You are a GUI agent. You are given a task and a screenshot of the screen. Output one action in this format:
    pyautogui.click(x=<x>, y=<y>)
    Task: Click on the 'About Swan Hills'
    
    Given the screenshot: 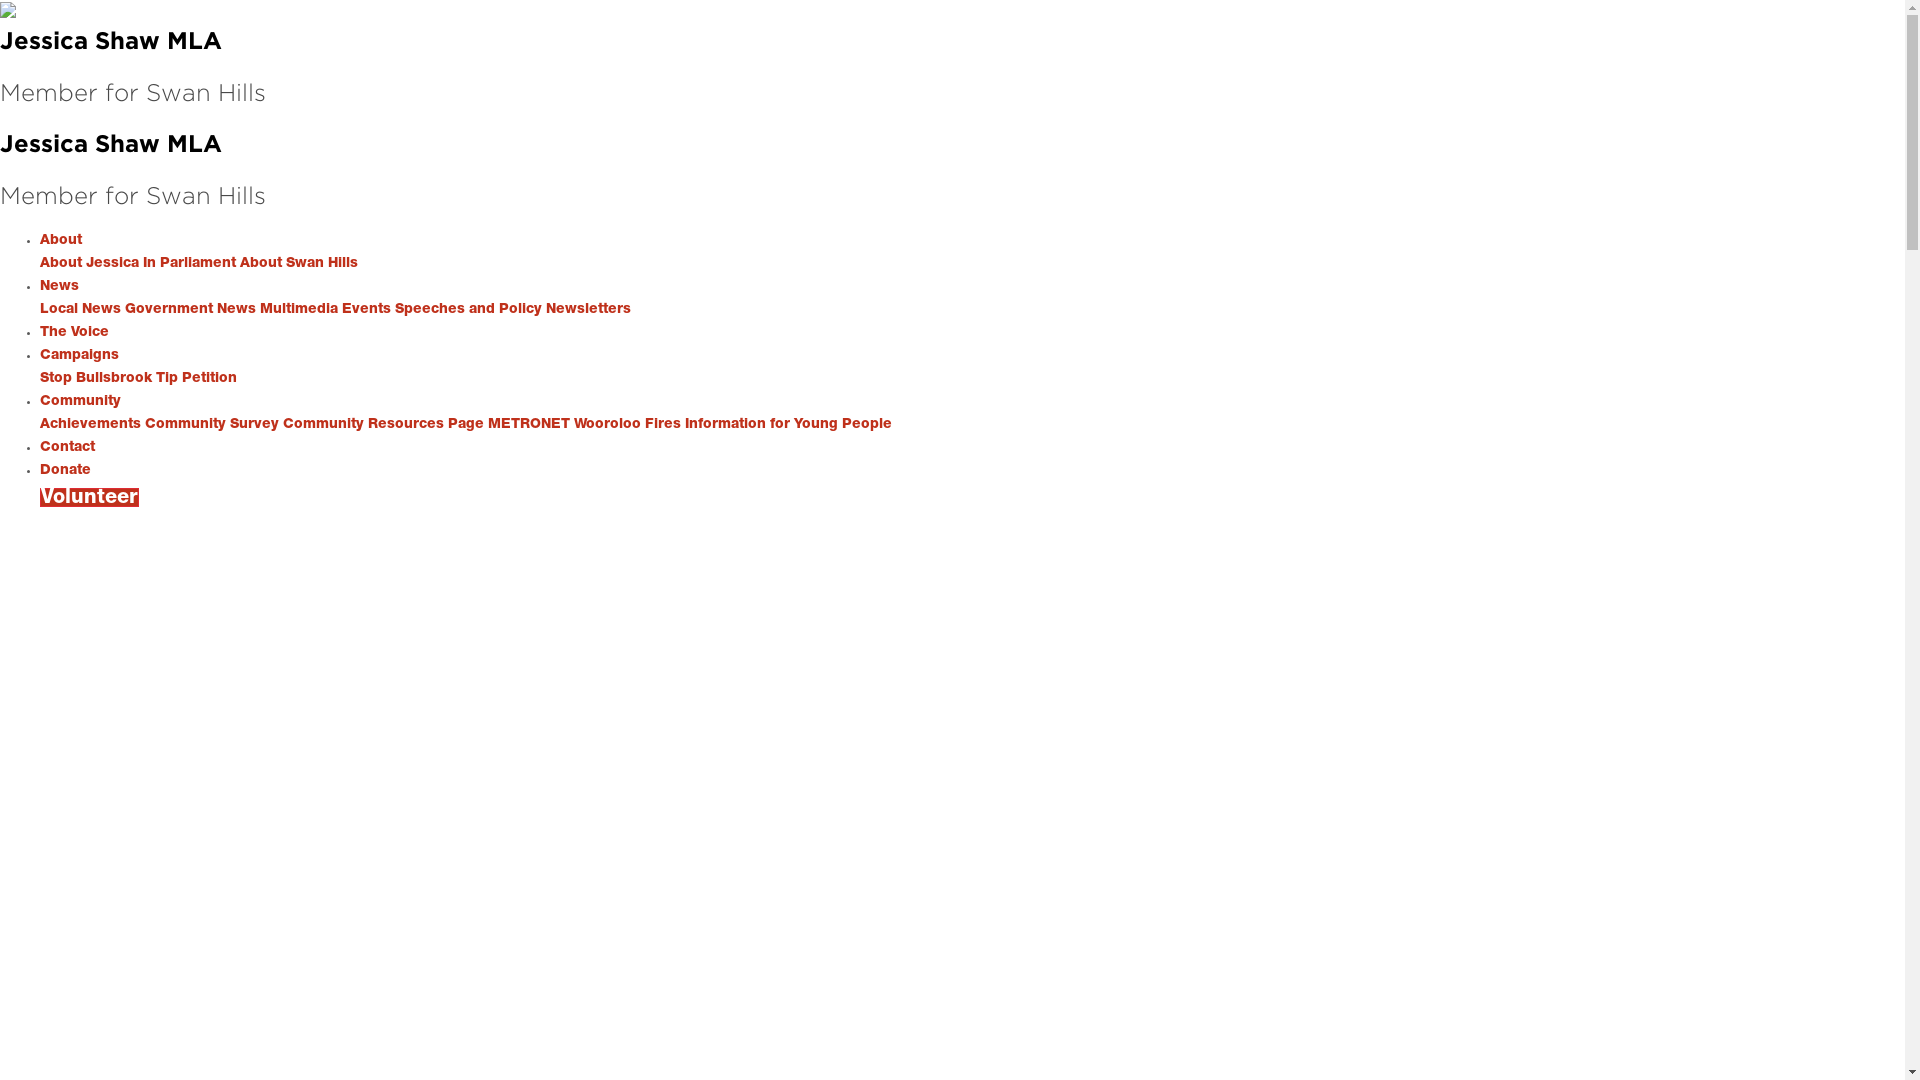 What is the action you would take?
    pyautogui.click(x=297, y=261)
    